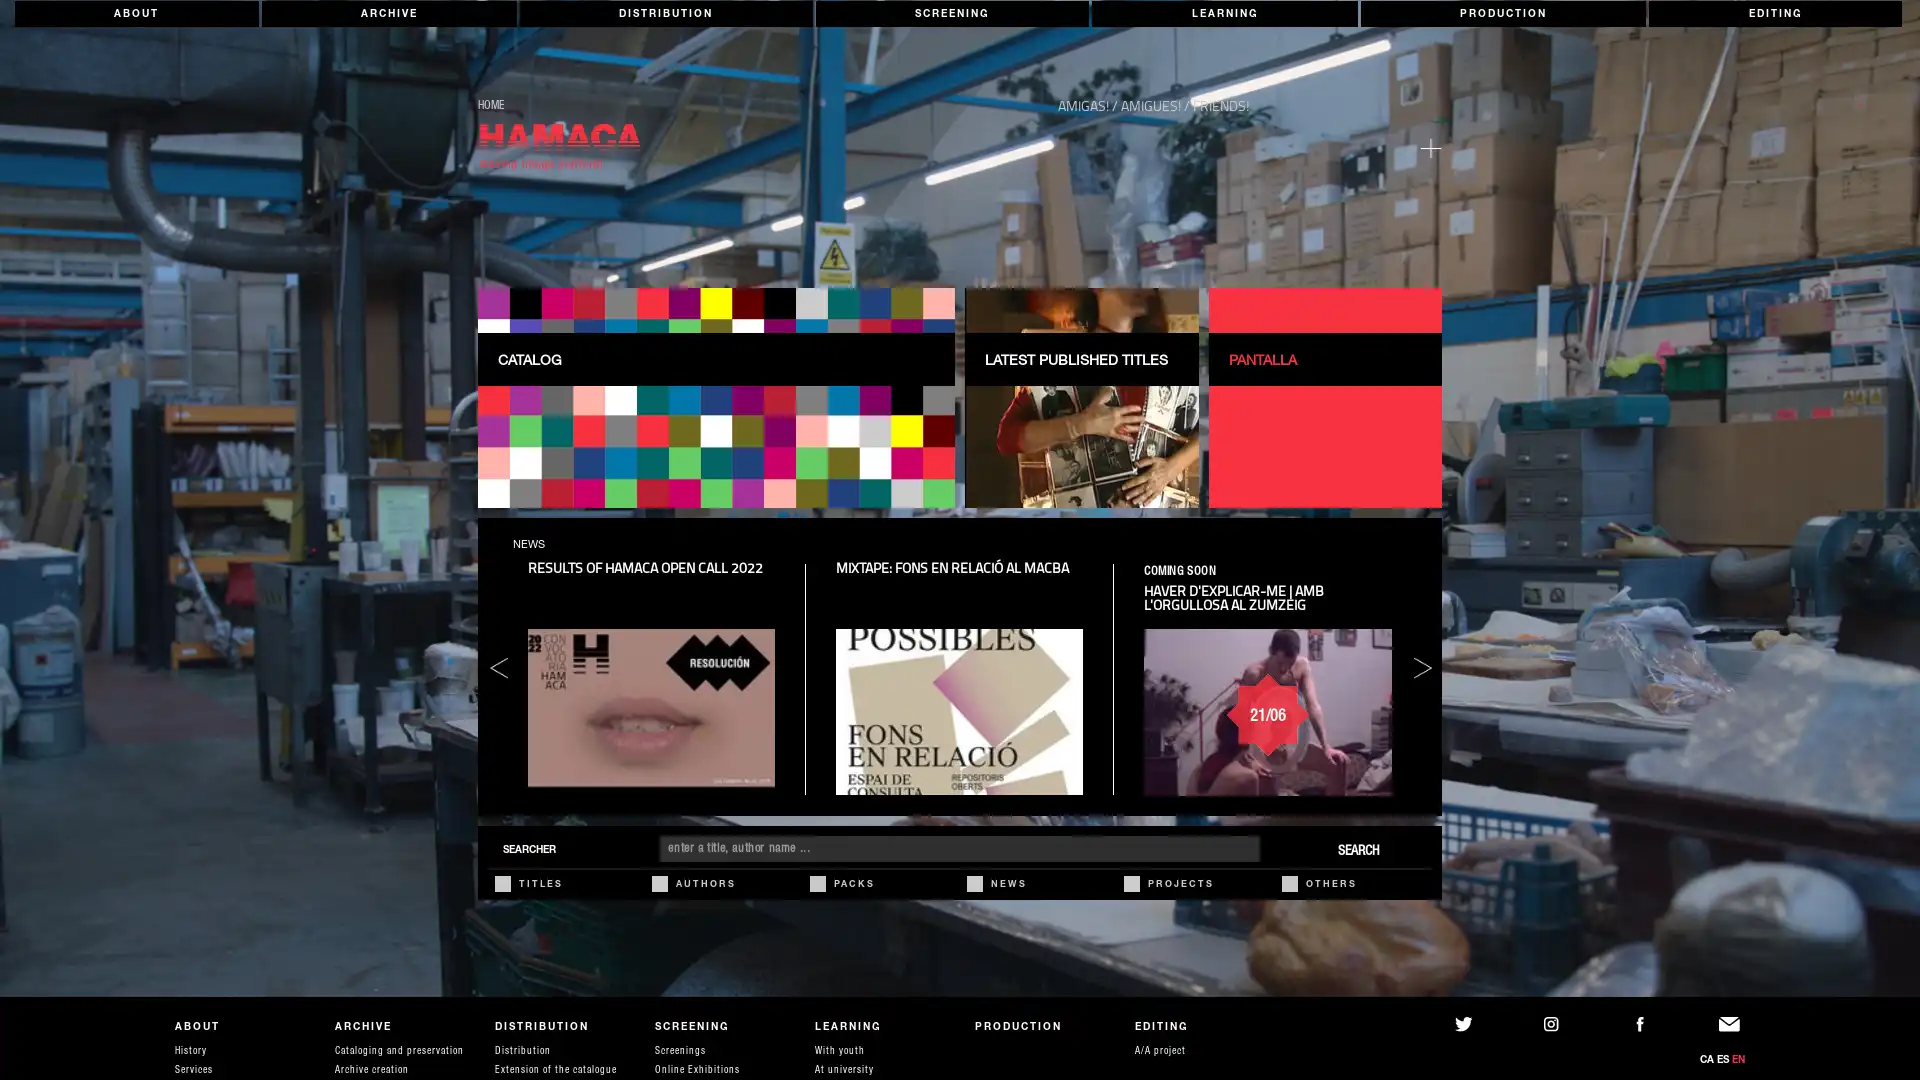  What do you see at coordinates (1736, 1059) in the screenshot?
I see `EN` at bounding box center [1736, 1059].